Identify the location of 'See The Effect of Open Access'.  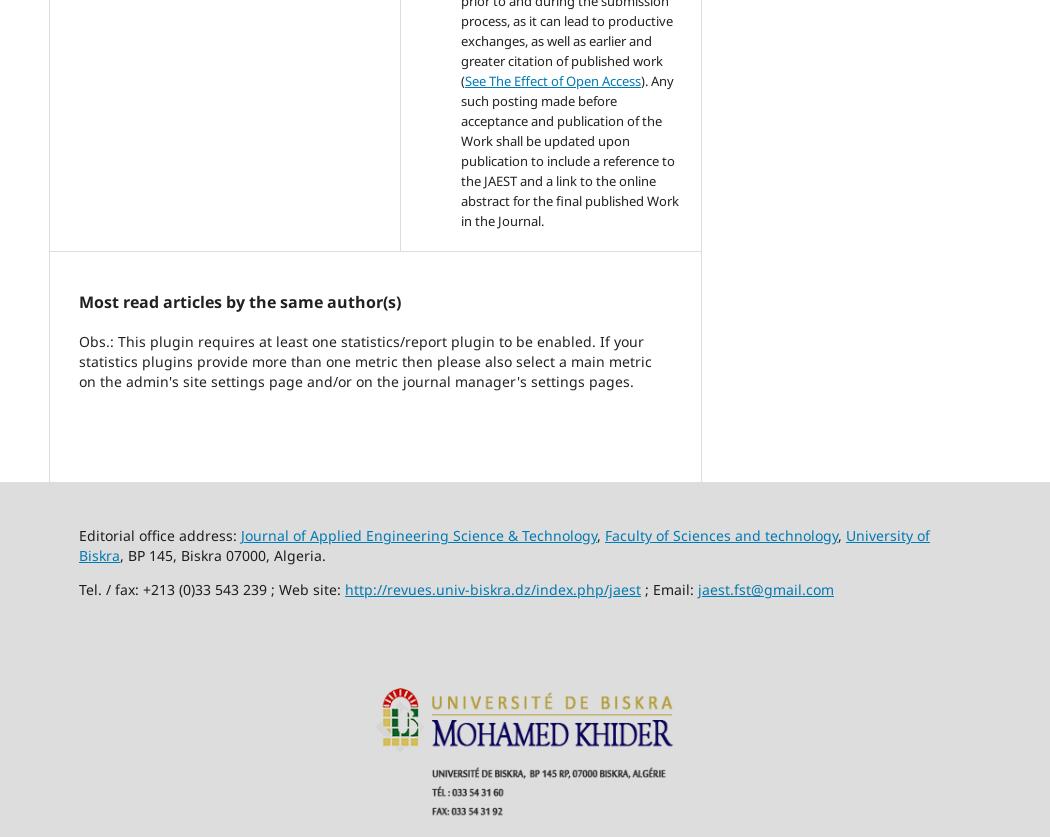
(553, 81).